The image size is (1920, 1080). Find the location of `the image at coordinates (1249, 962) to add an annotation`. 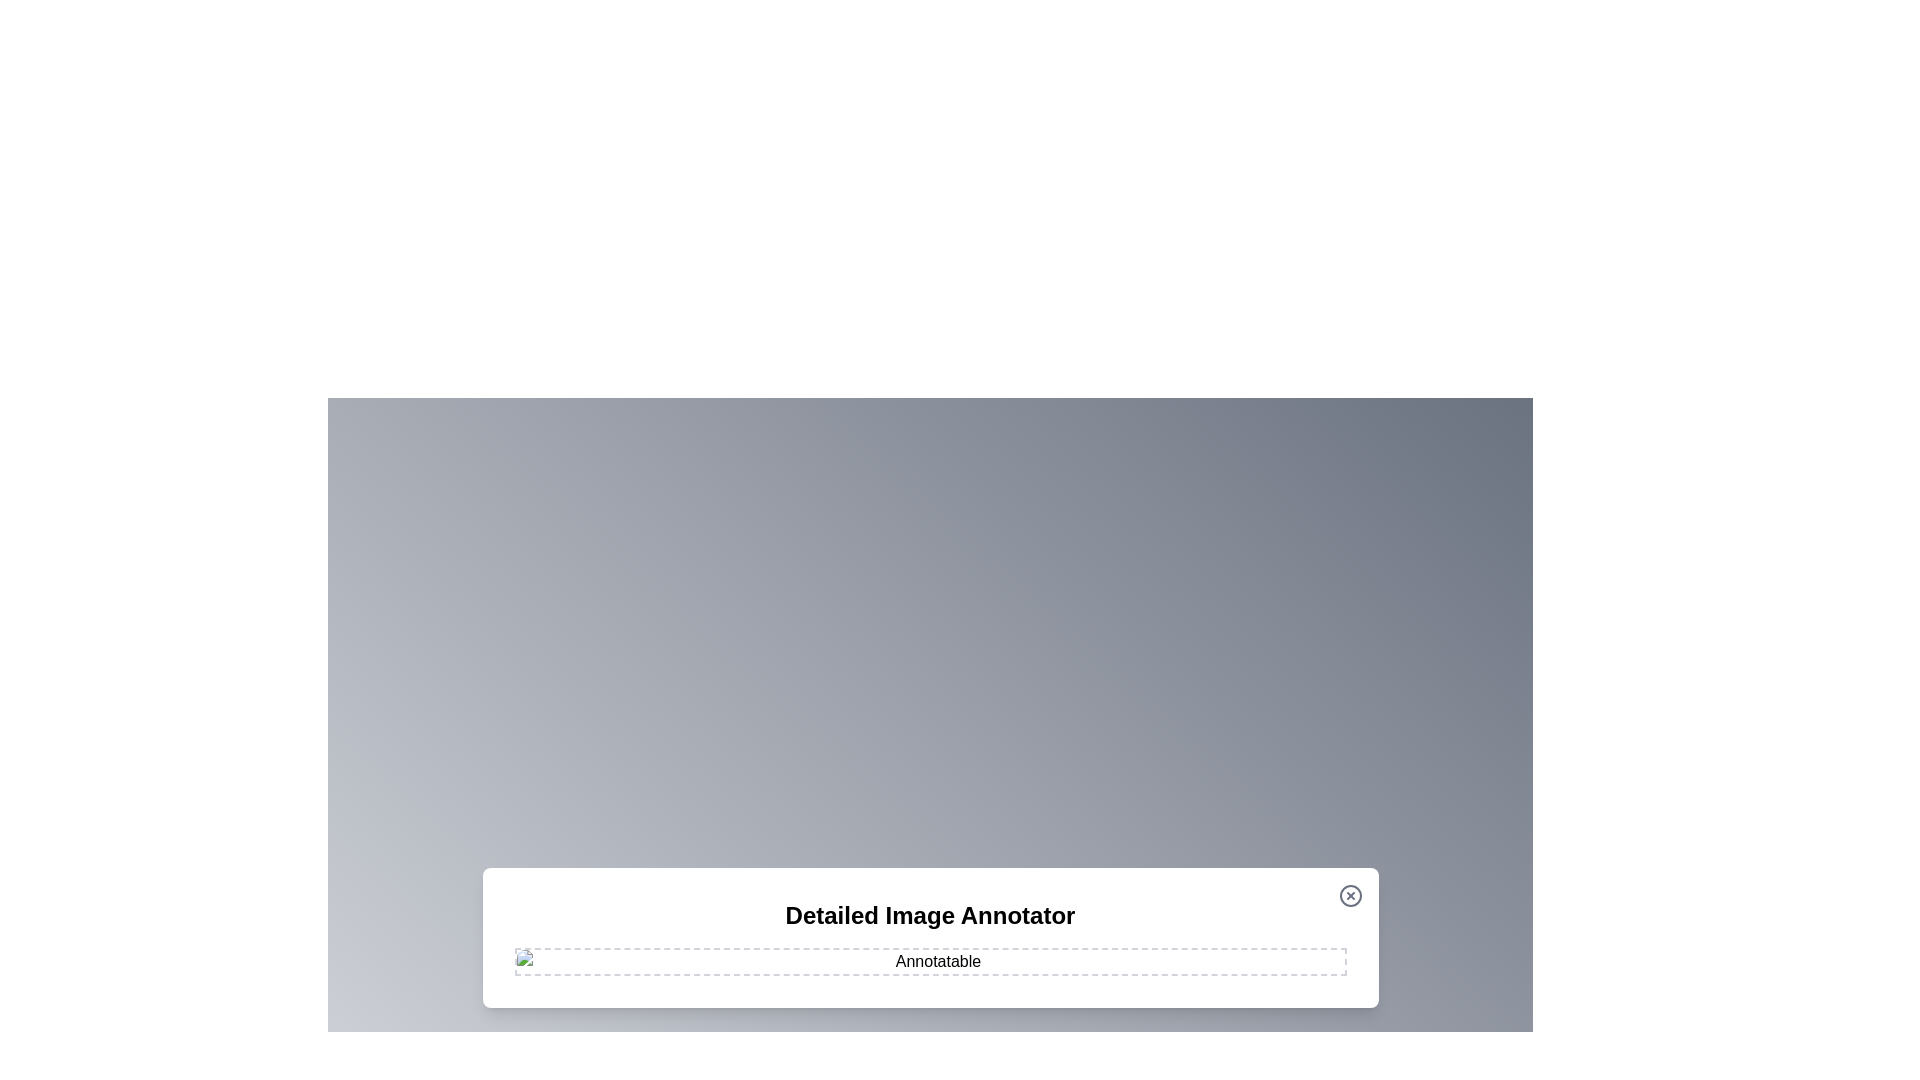

the image at coordinates (1249, 962) to add an annotation is located at coordinates (1247, 960).